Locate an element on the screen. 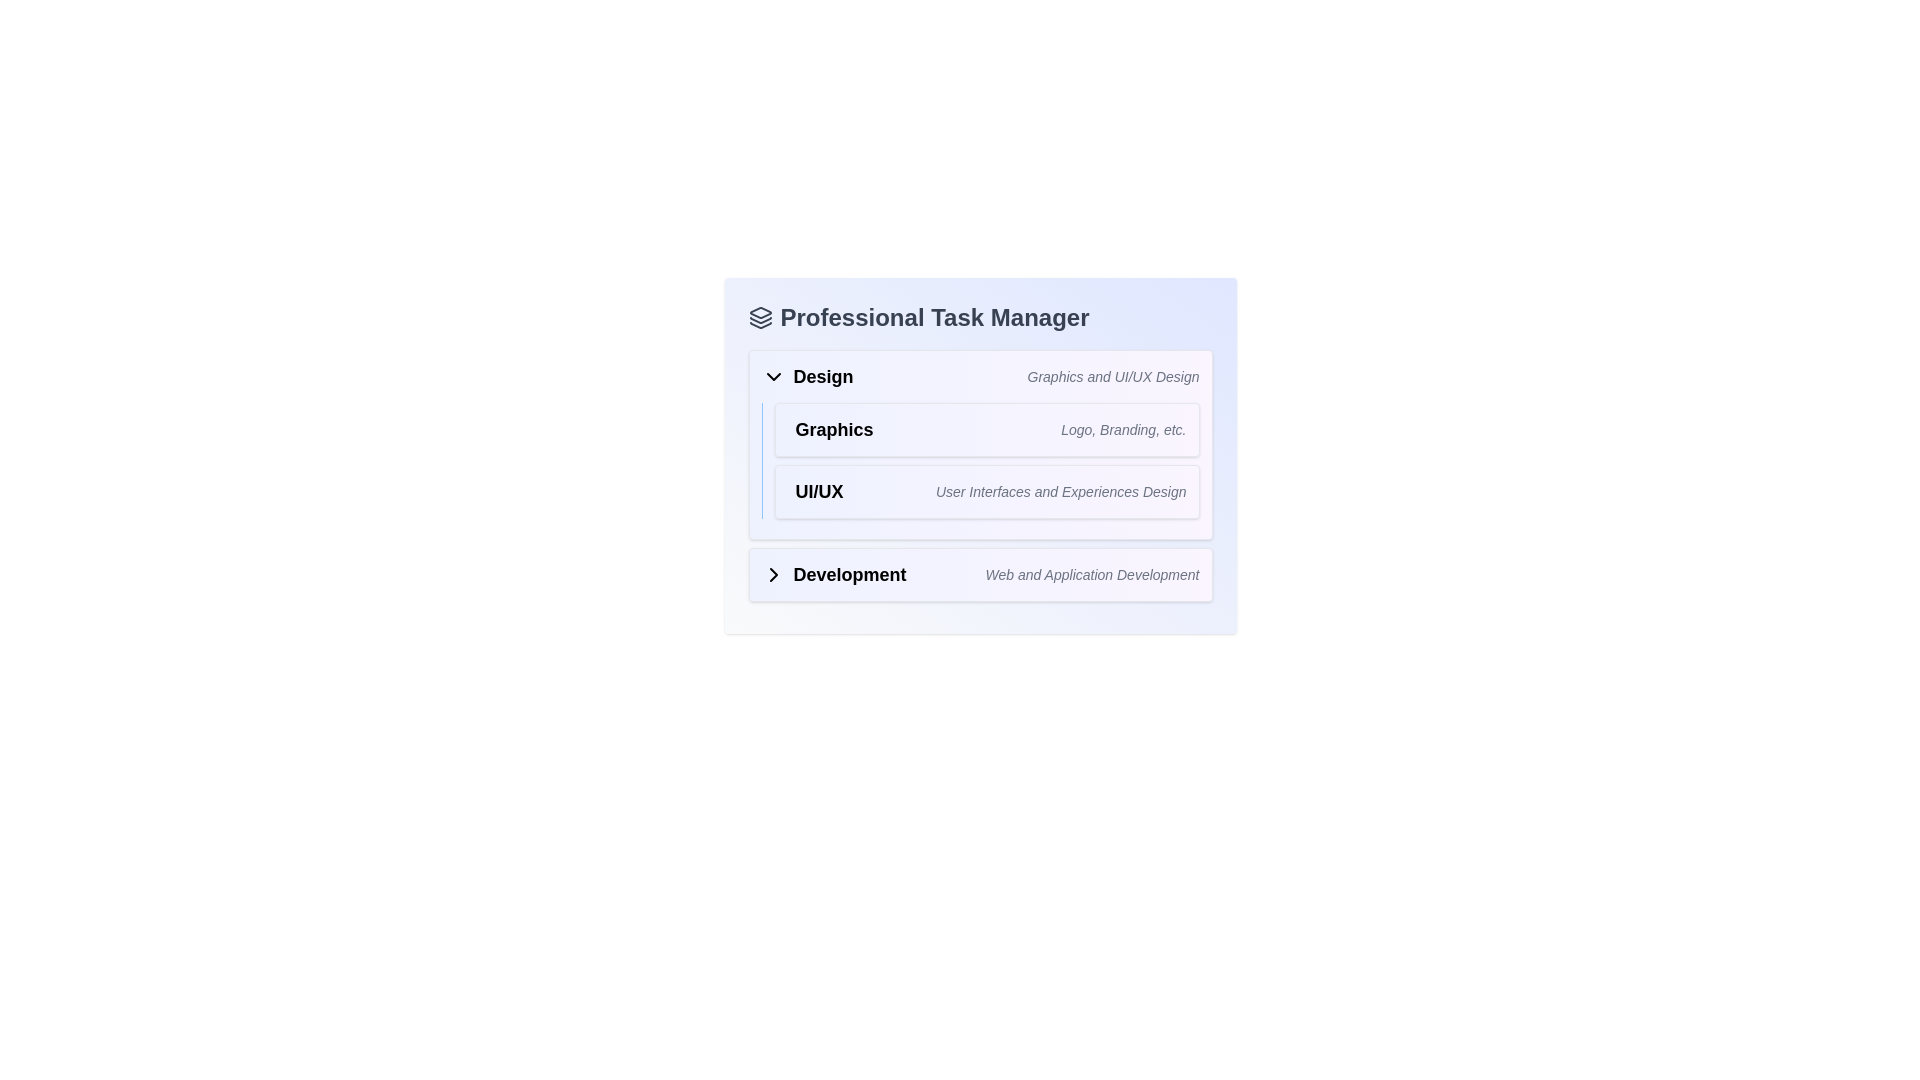 This screenshot has height=1080, width=1920. the text element displaying the word 'Development' in bold font styling, located to the right of the chevron icon in the section header layout is located at coordinates (849, 574).